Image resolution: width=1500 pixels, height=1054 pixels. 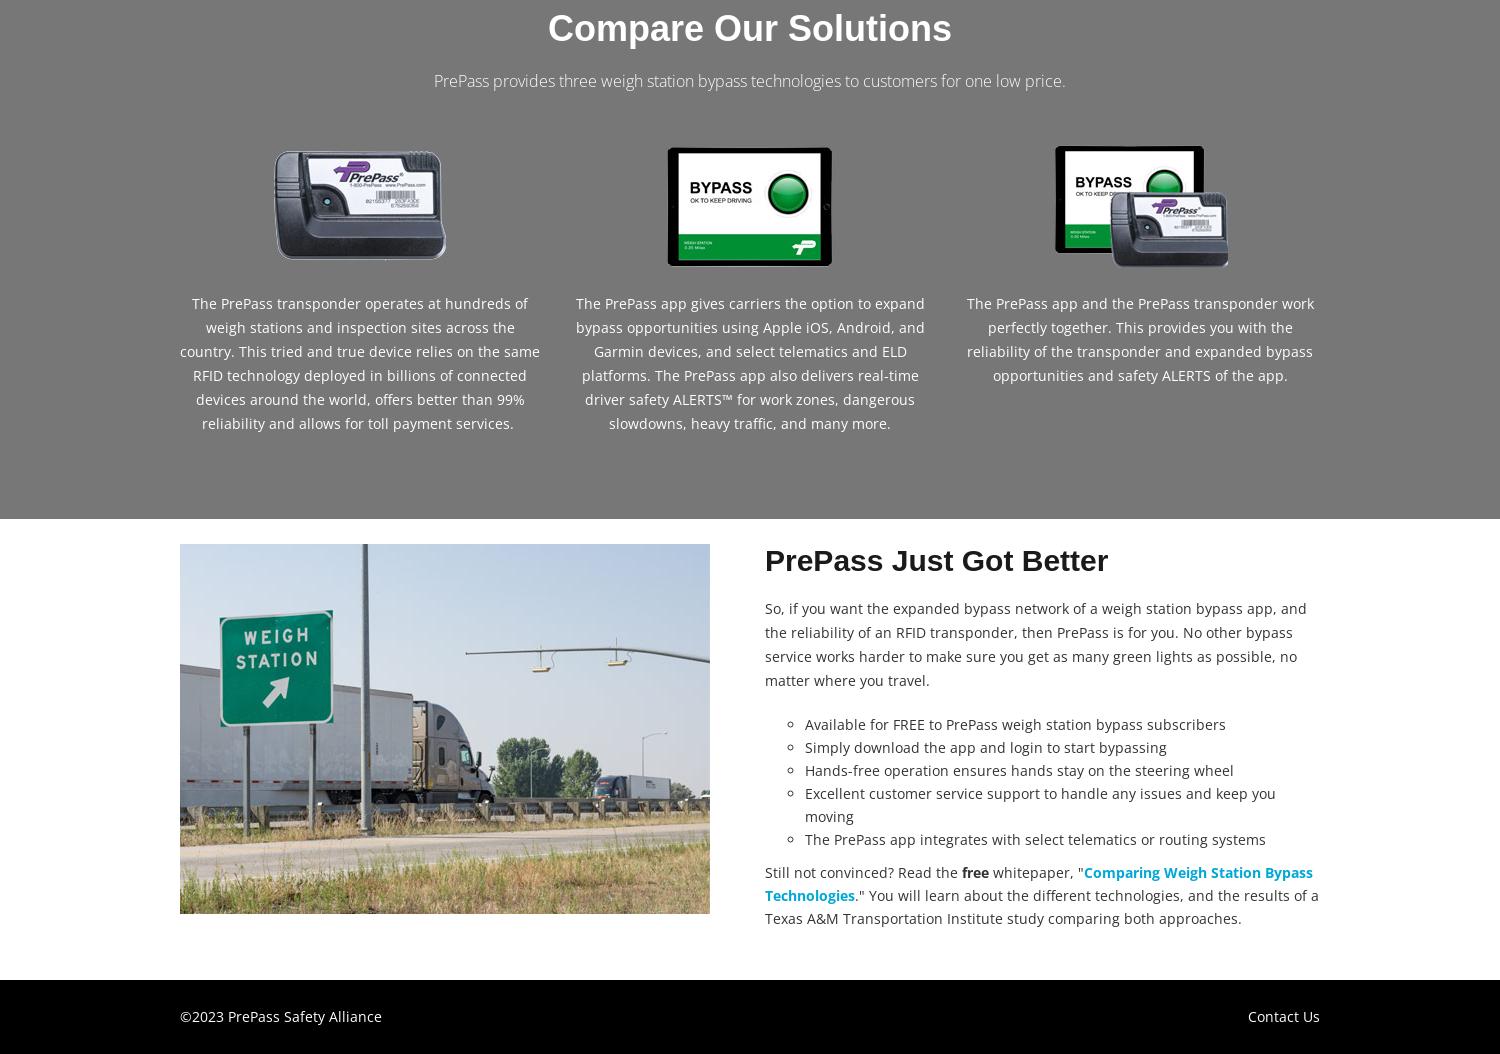 I want to click on 'Hands-free operation ensures hands stay on the steering wheel', so click(x=1019, y=769).